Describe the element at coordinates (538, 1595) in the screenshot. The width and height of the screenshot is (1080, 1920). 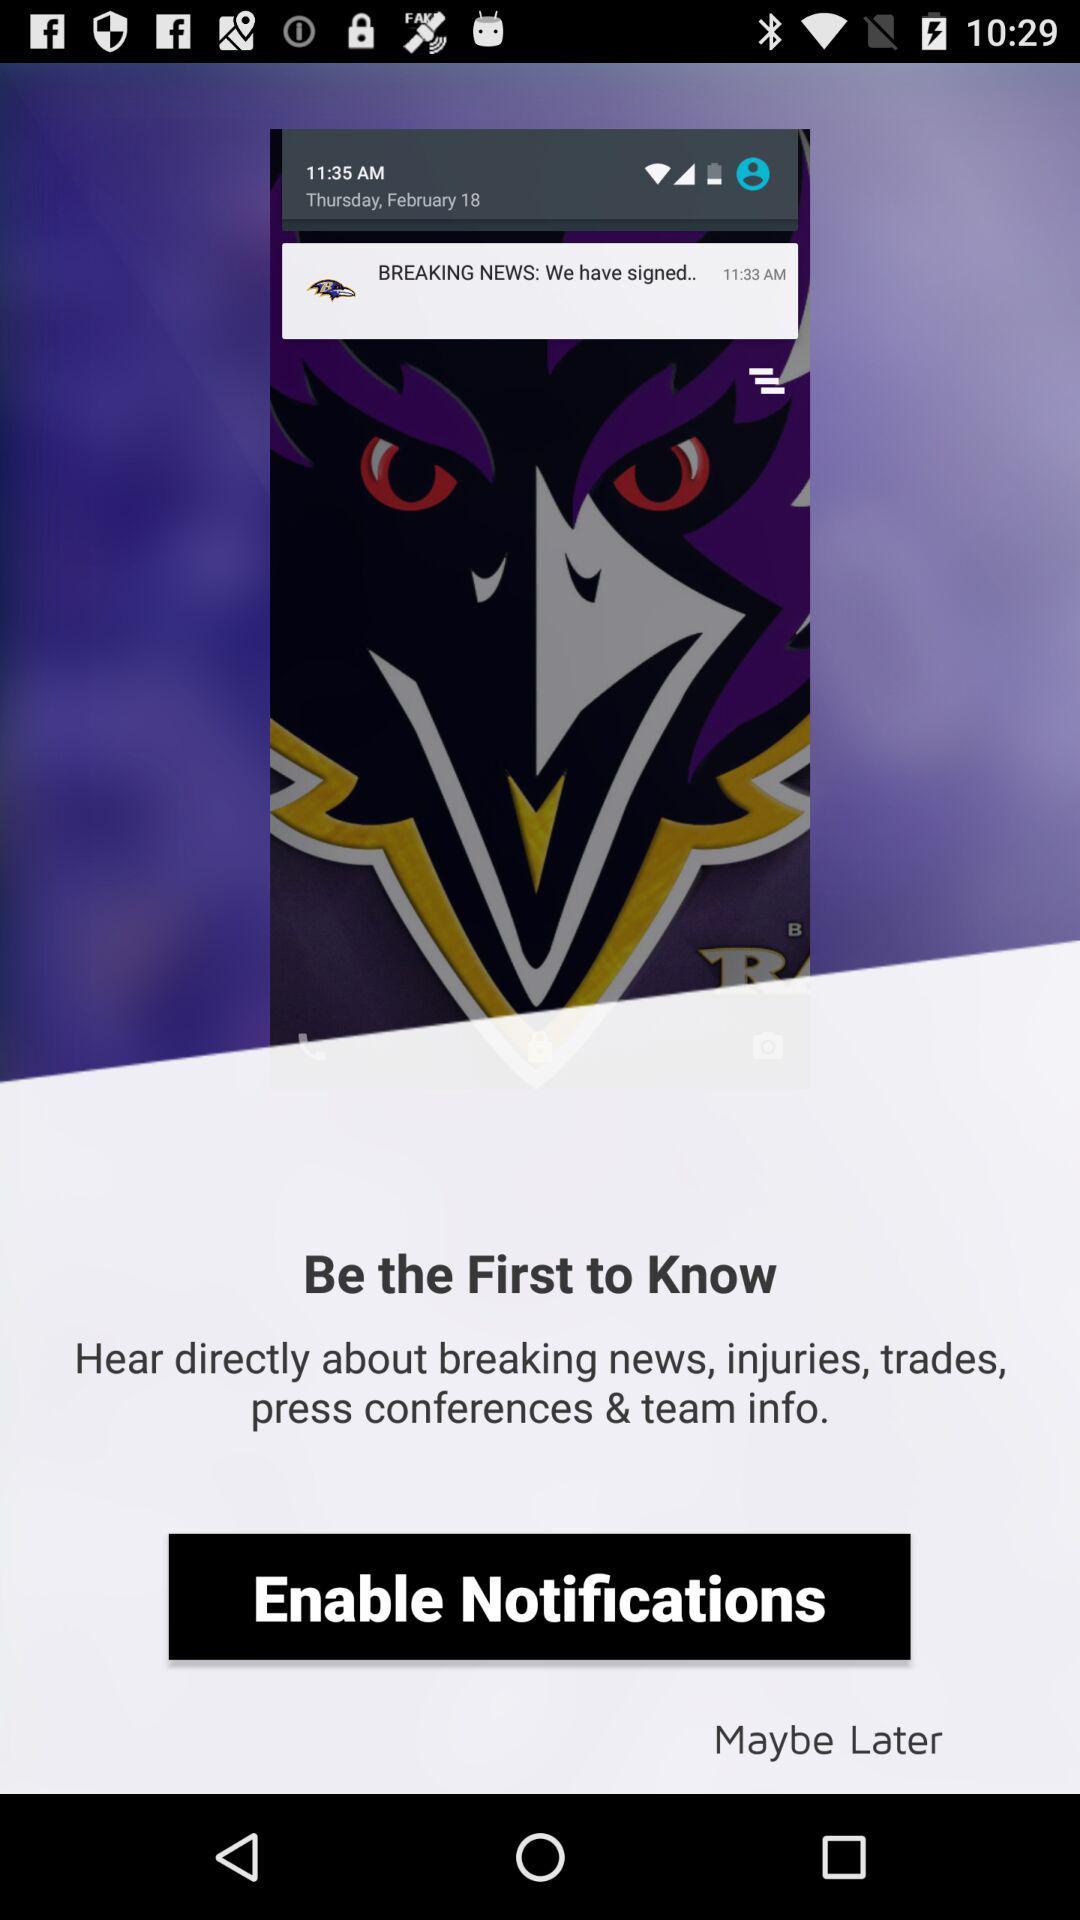
I see `the icon below hear directly about icon` at that location.